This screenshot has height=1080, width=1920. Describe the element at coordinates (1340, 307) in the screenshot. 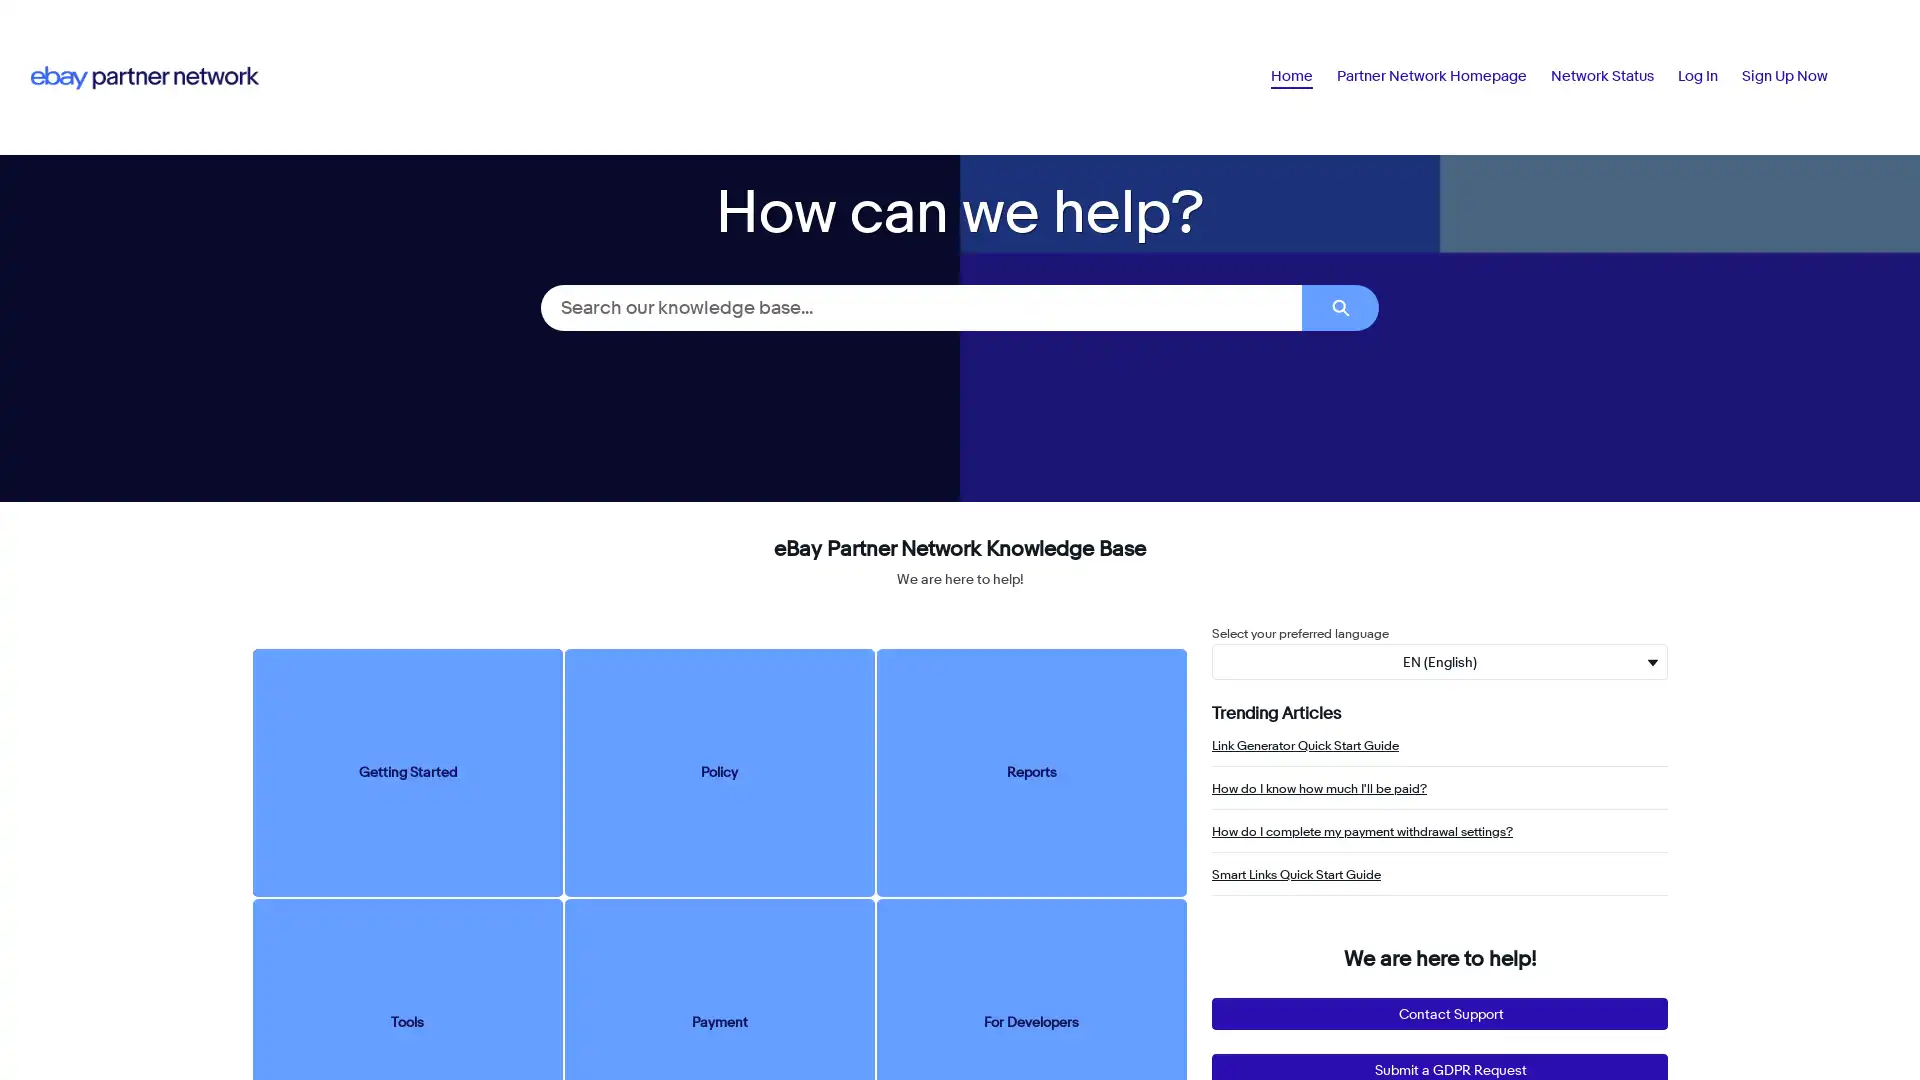

I see `Search` at that location.